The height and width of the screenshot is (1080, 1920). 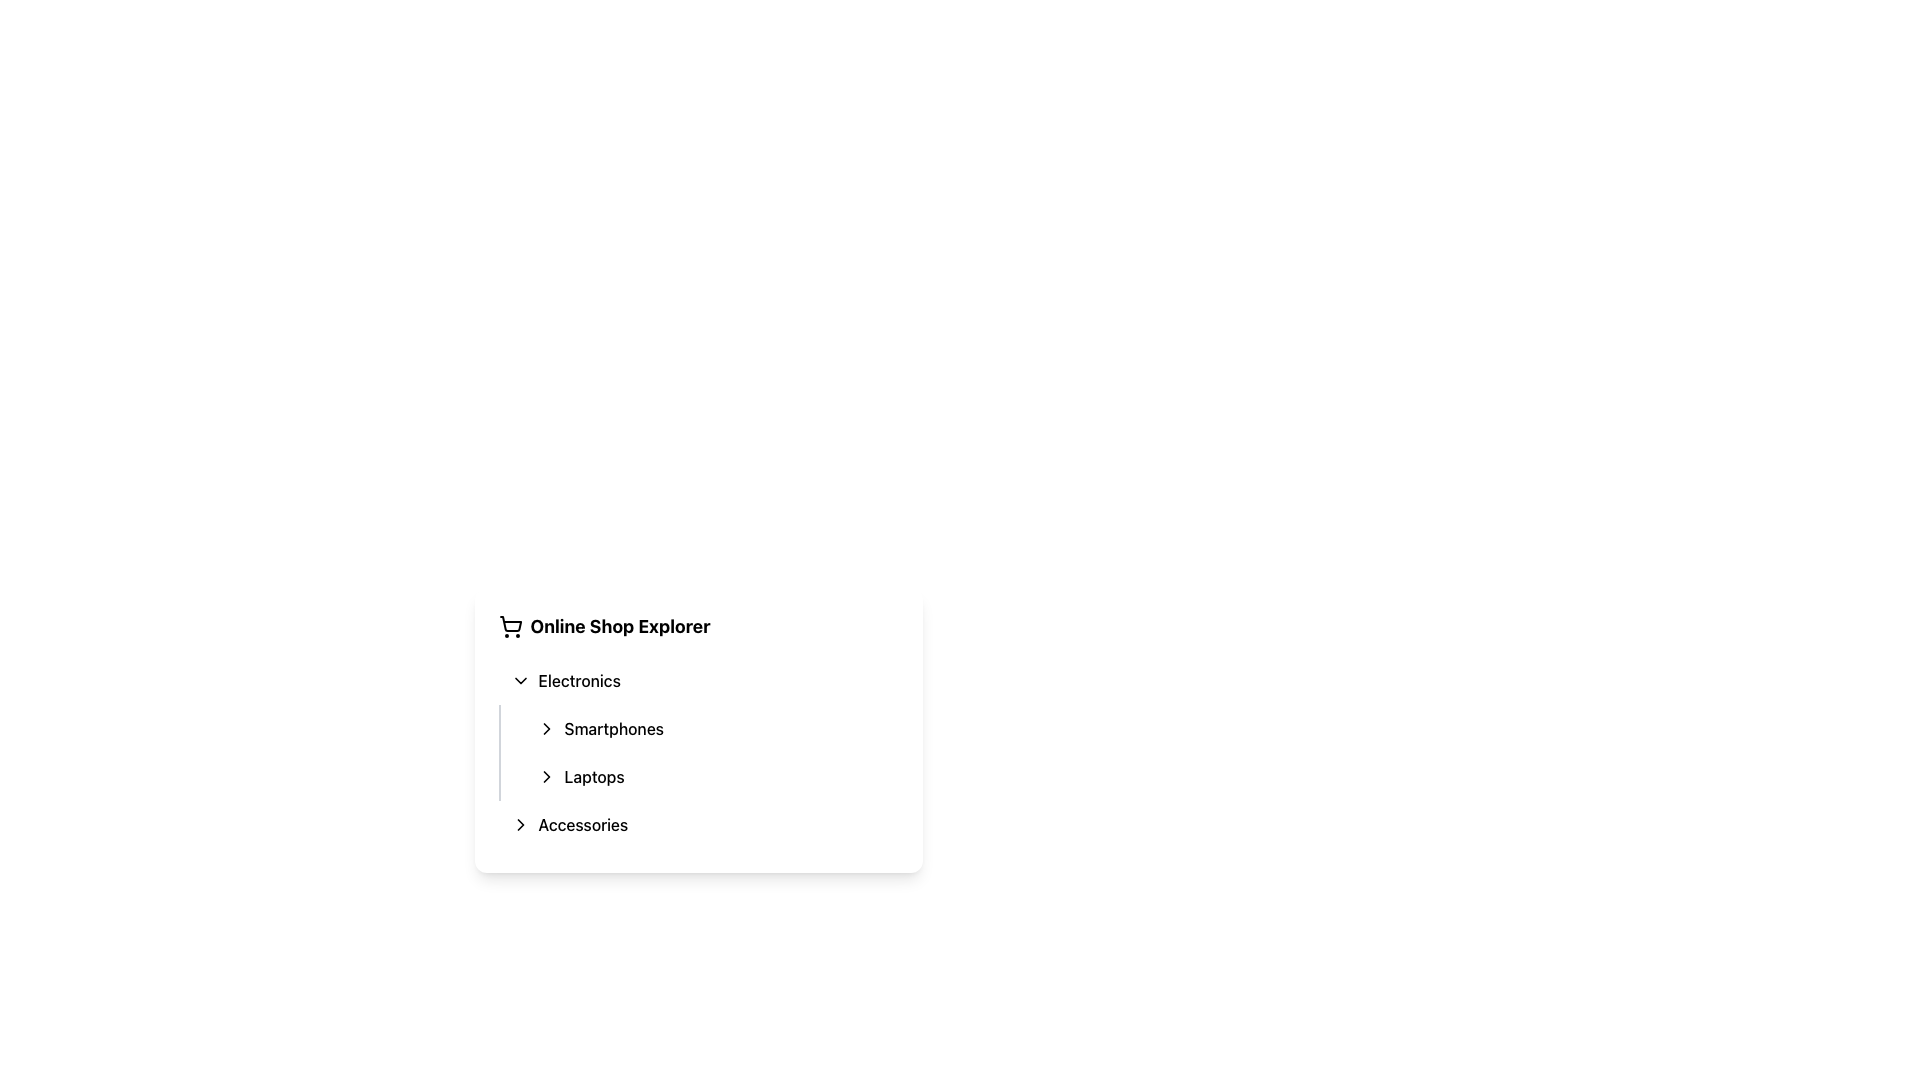 What do you see at coordinates (578, 680) in the screenshot?
I see `the 'Electronics' text label, which is located to the right of the chevron-down icon in the collapsible menu of the 'Online Shop Explorer' sidebar` at bounding box center [578, 680].